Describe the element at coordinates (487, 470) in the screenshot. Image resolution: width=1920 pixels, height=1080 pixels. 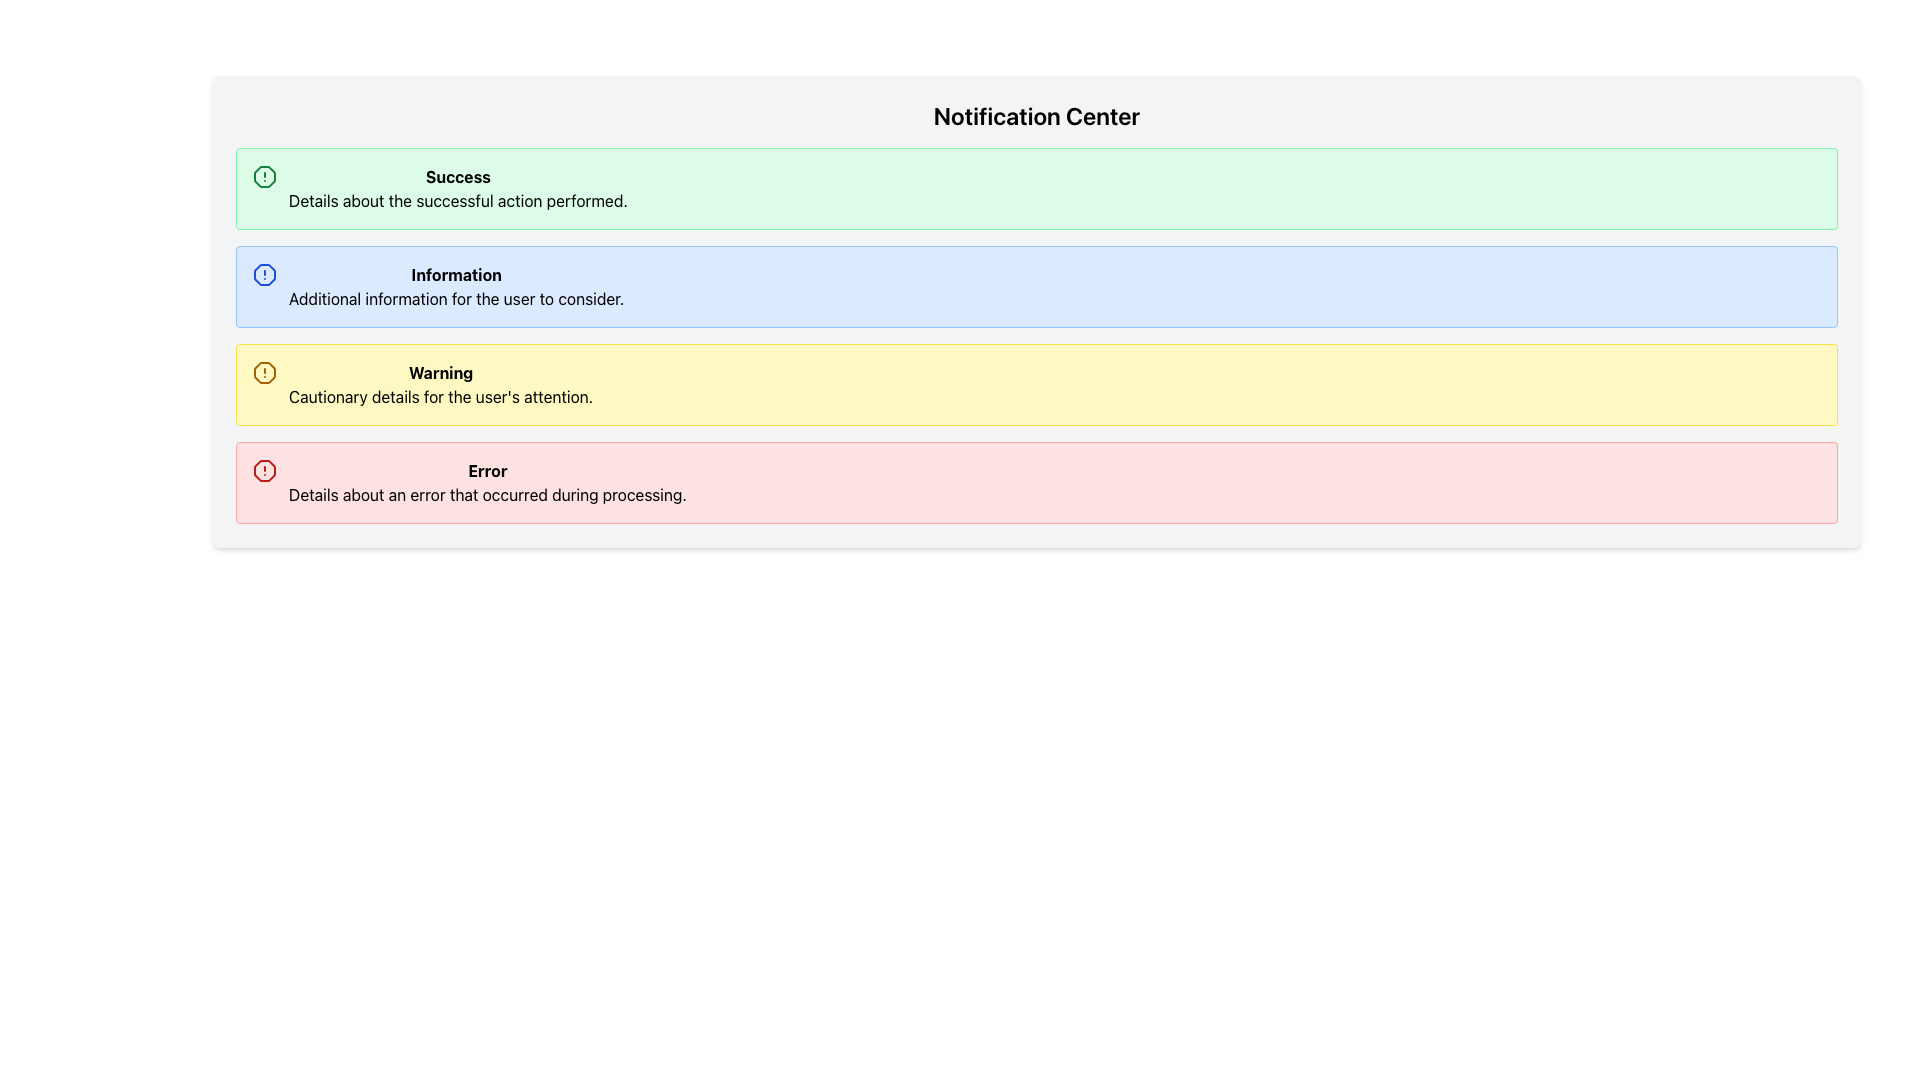
I see `the text label displaying 'Error', which is bold and prominently positioned at the beginning of a section with a pink background` at that location.